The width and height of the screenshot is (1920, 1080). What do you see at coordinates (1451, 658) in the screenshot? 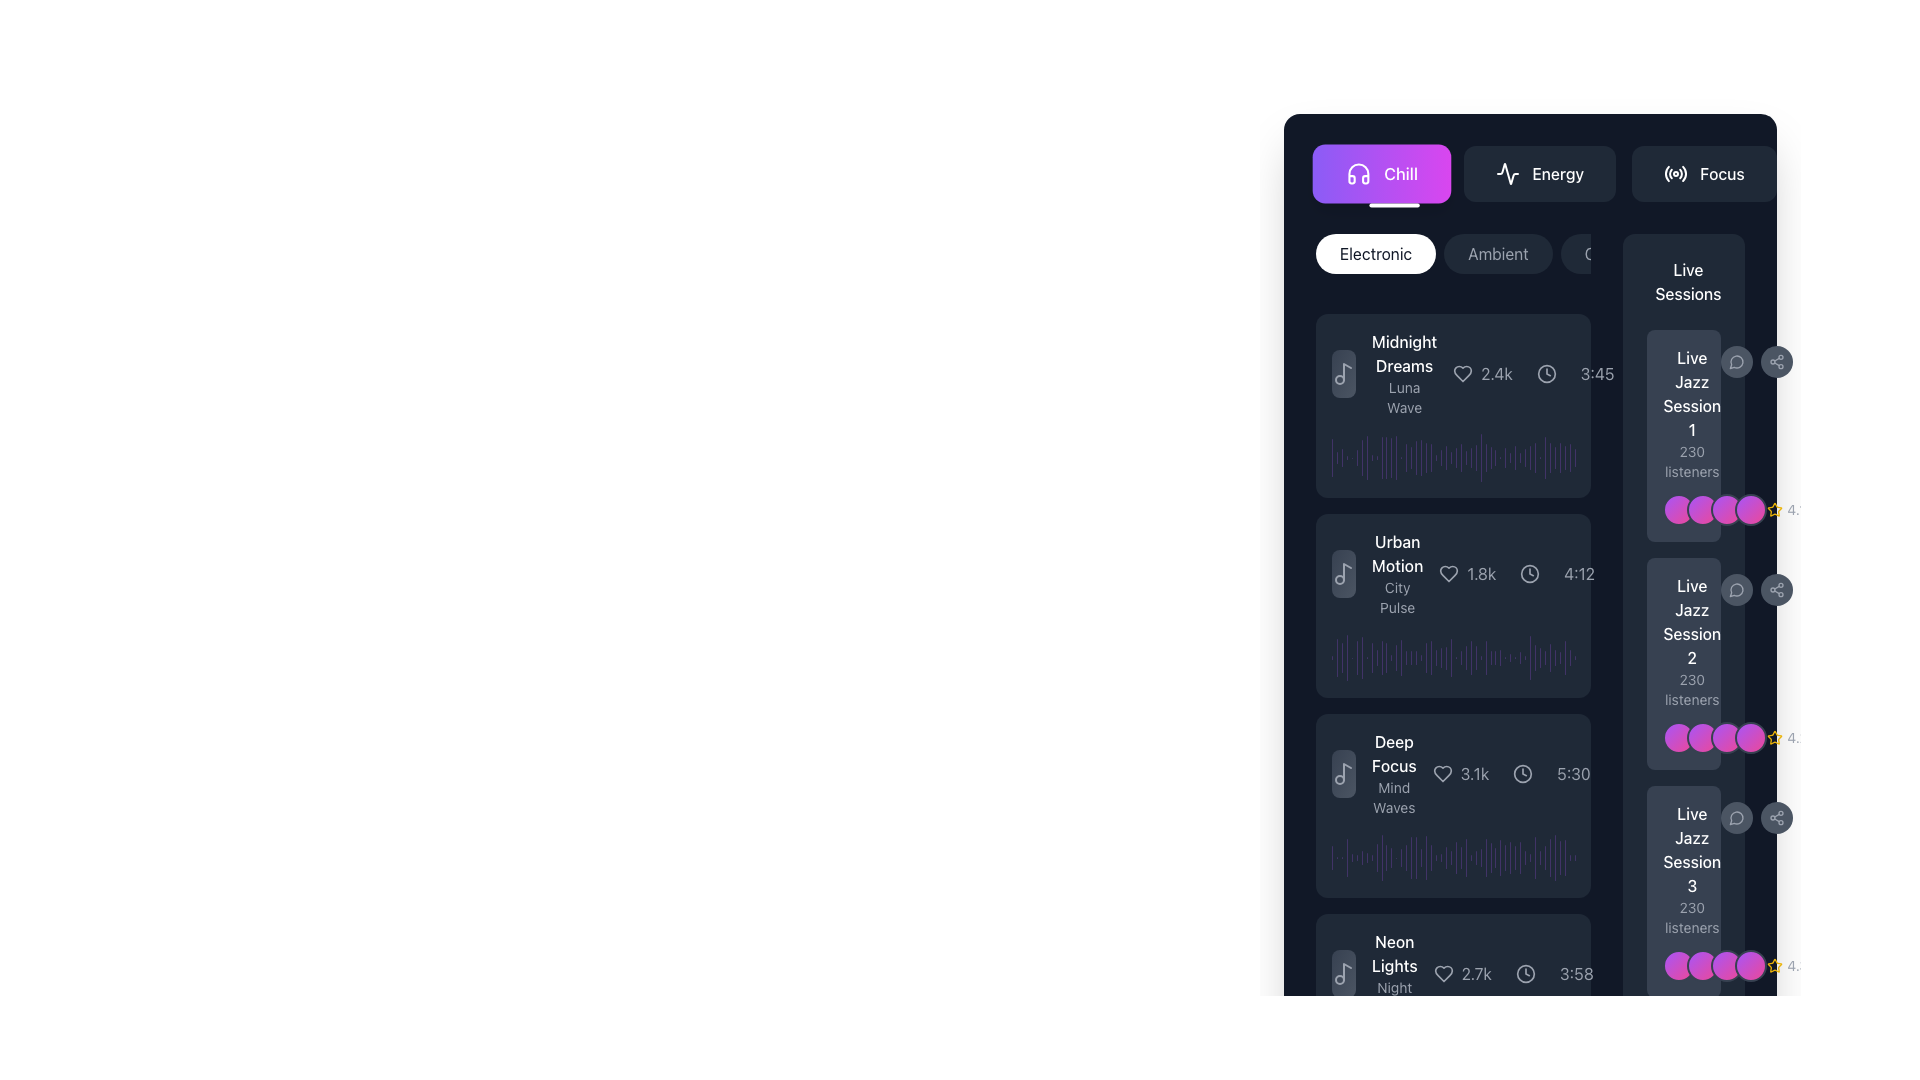
I see `the visual representation of the purple shaded progress bar with rounded ends, located in the middle of a grouping of vertical bars` at bounding box center [1451, 658].